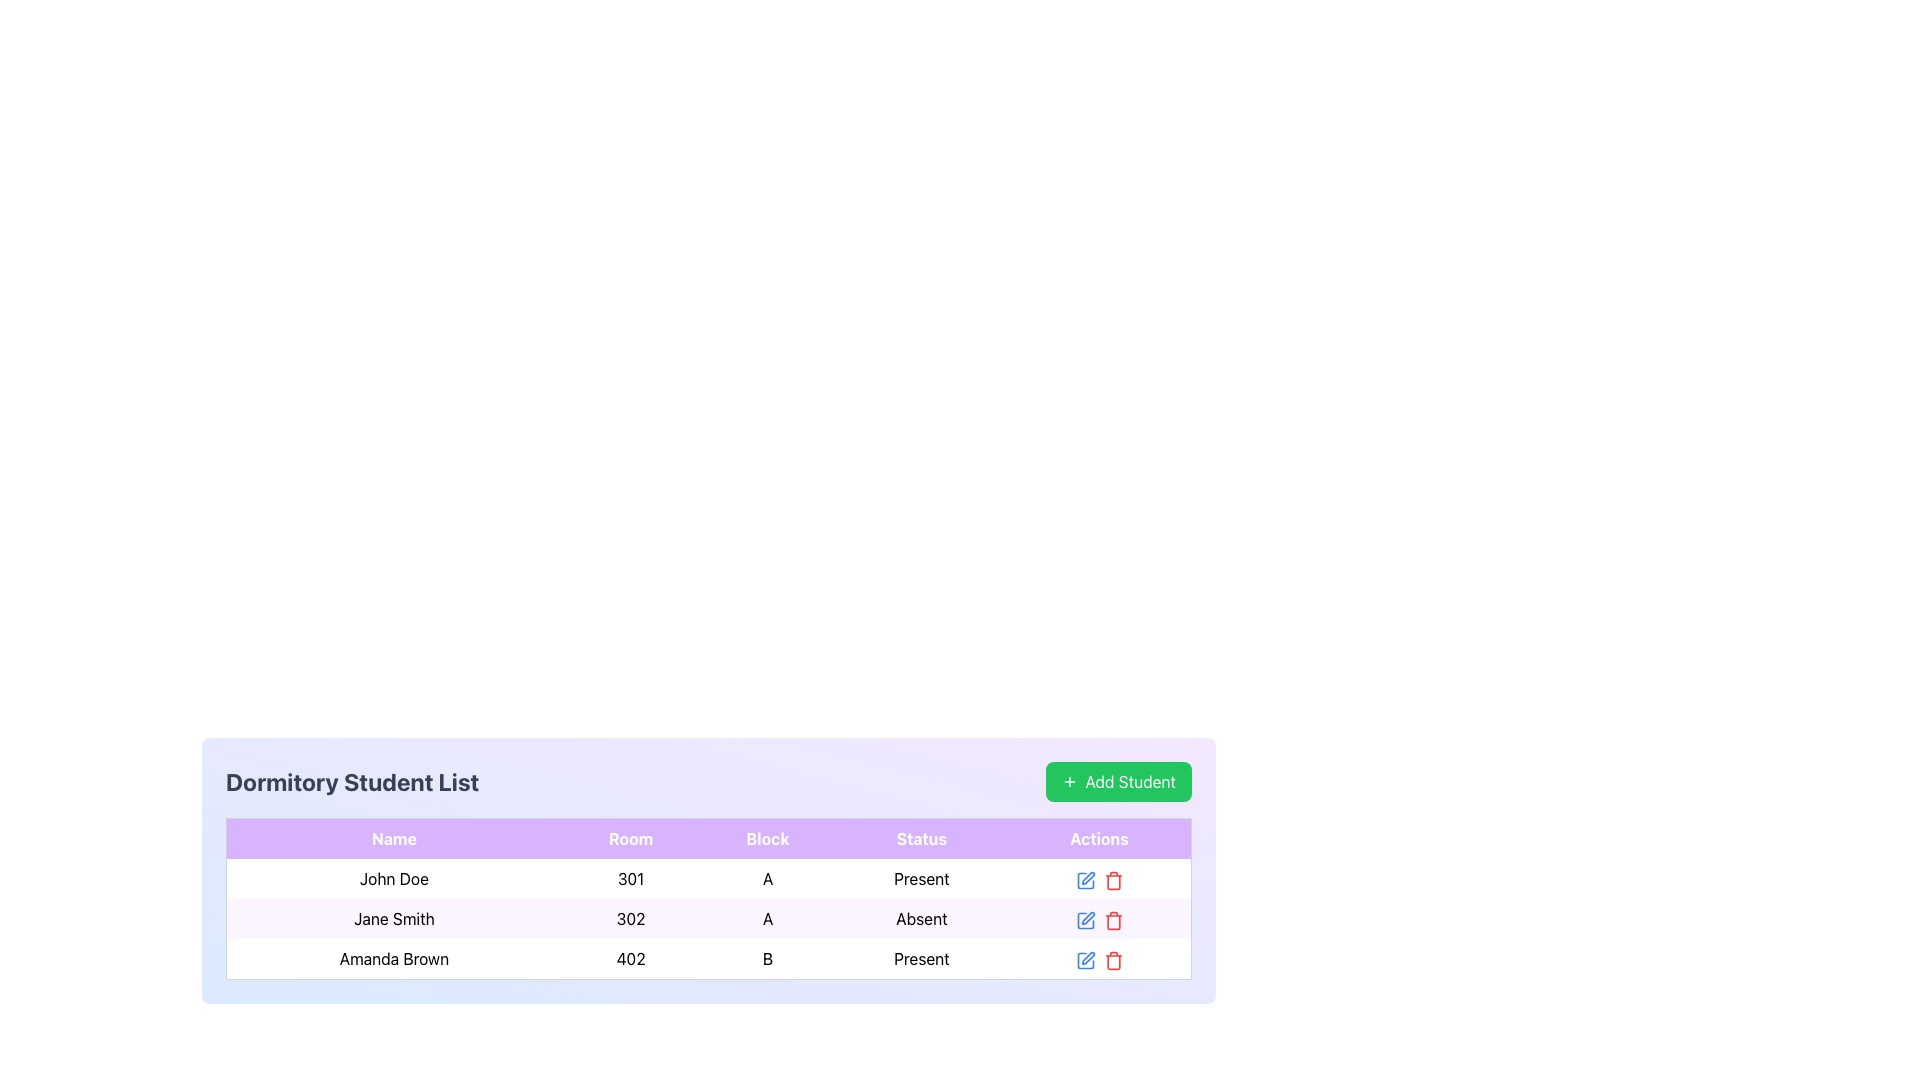  Describe the element at coordinates (1112, 920) in the screenshot. I see `the red trash bin icon button in the Actions column of the table for the second row associated with Jane Smith` at that location.